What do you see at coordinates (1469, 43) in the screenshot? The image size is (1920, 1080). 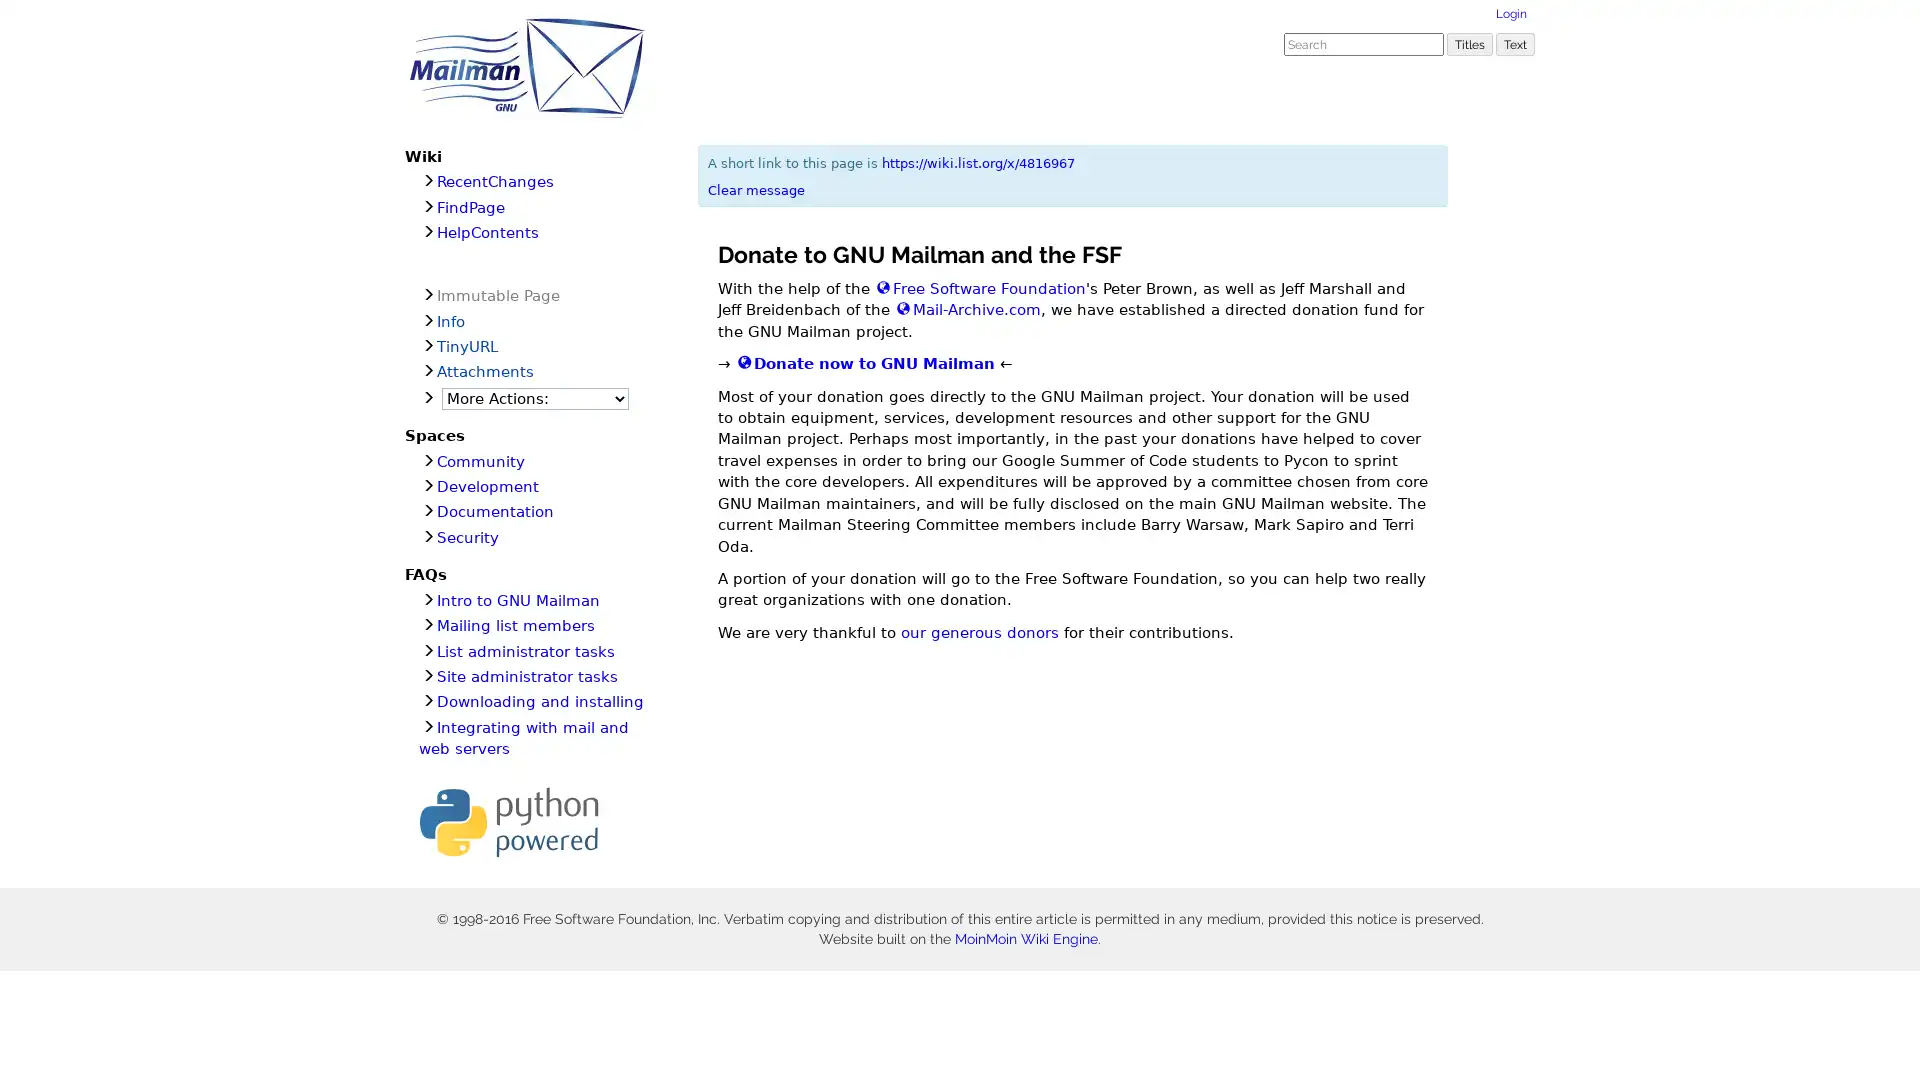 I see `Titles` at bounding box center [1469, 43].